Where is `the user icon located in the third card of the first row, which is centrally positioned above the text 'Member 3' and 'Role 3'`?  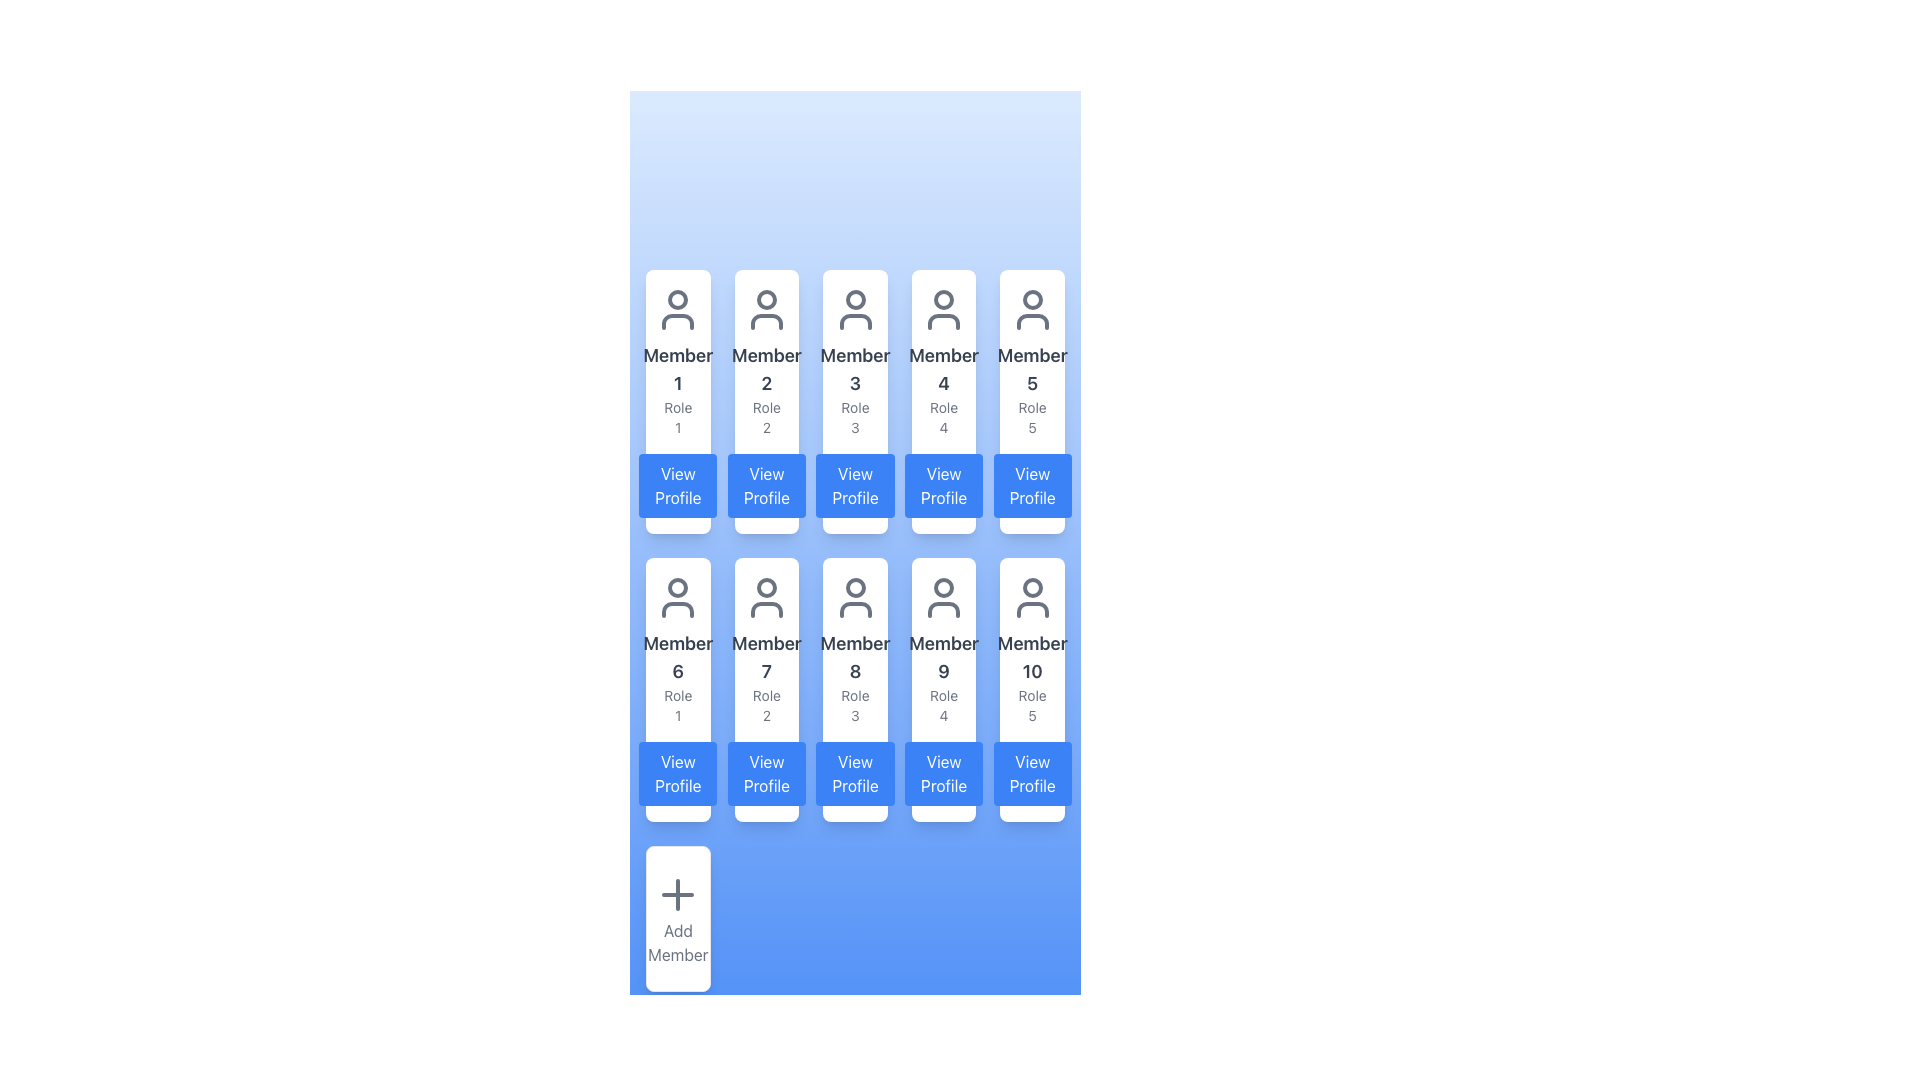 the user icon located in the third card of the first row, which is centrally positioned above the text 'Member 3' and 'Role 3' is located at coordinates (855, 309).